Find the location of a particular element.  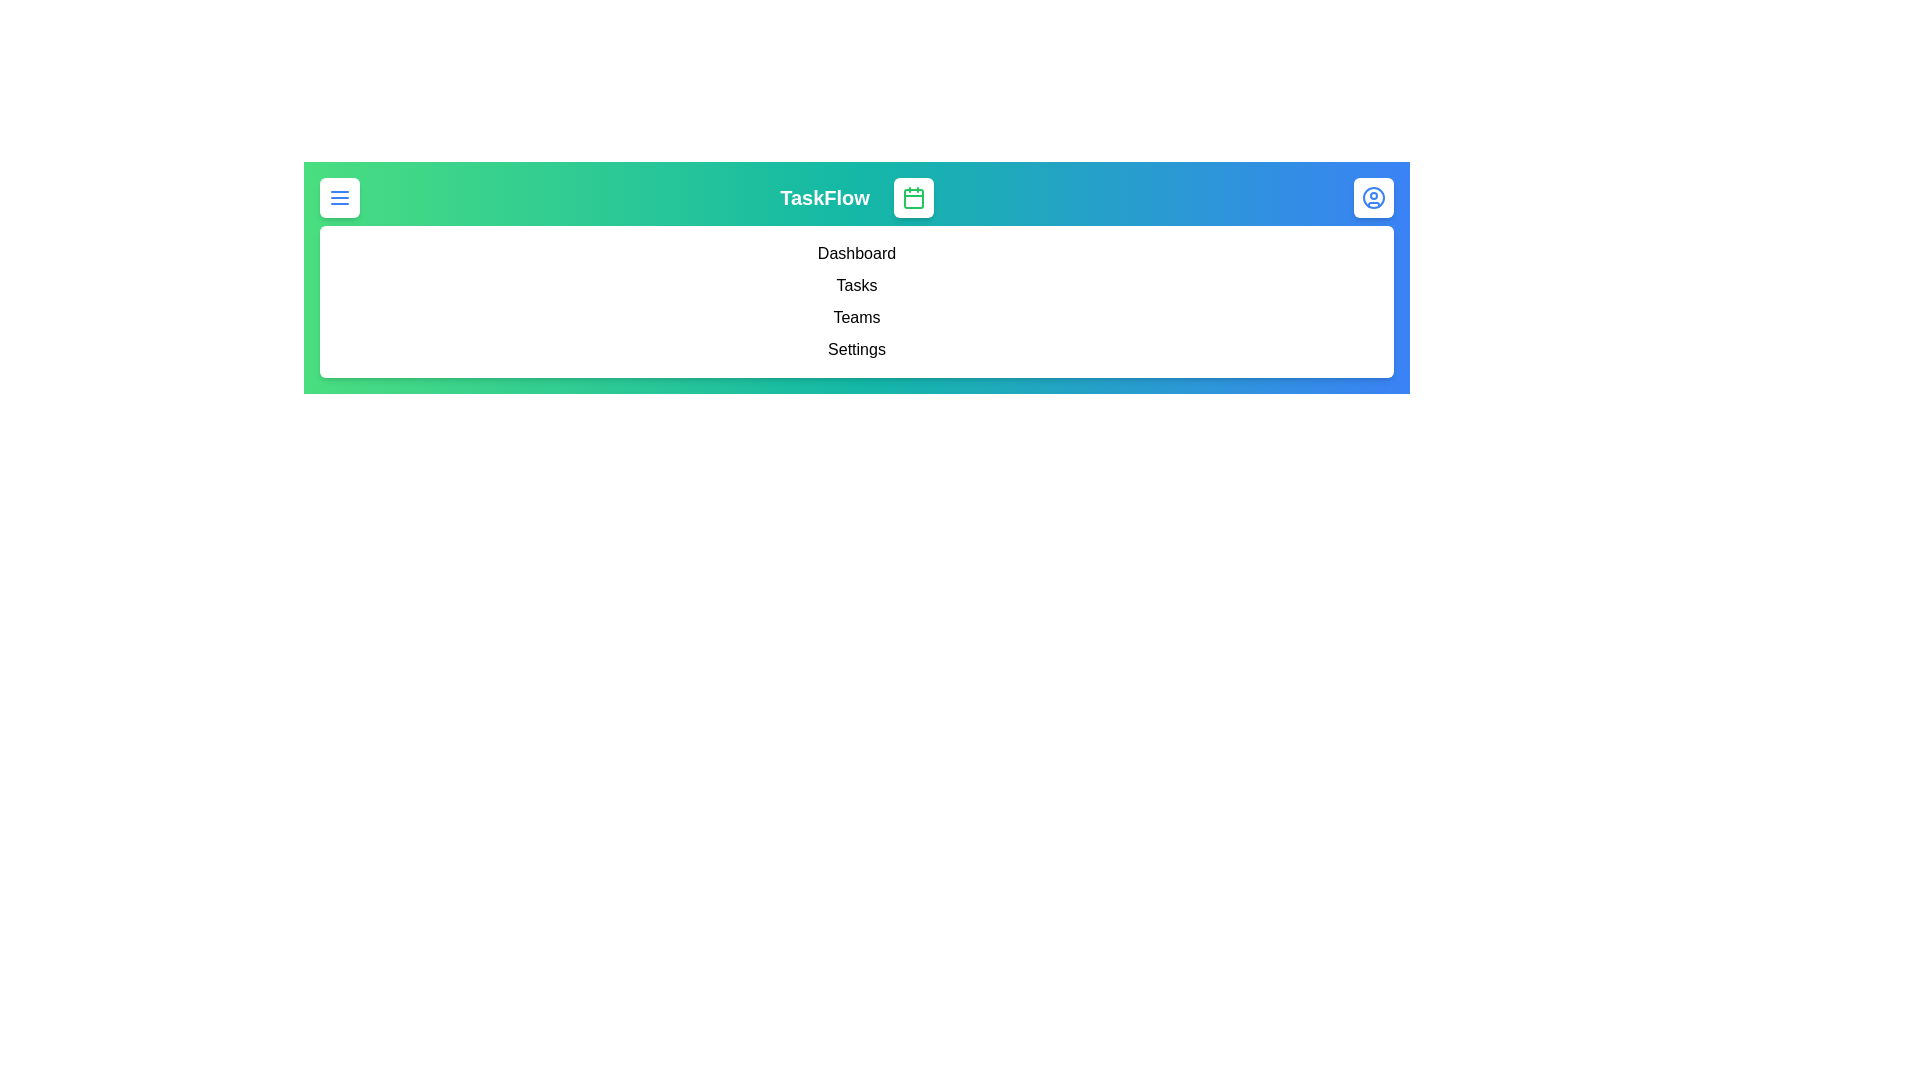

the menu item Tasks to navigate to the respective section is located at coordinates (857, 285).